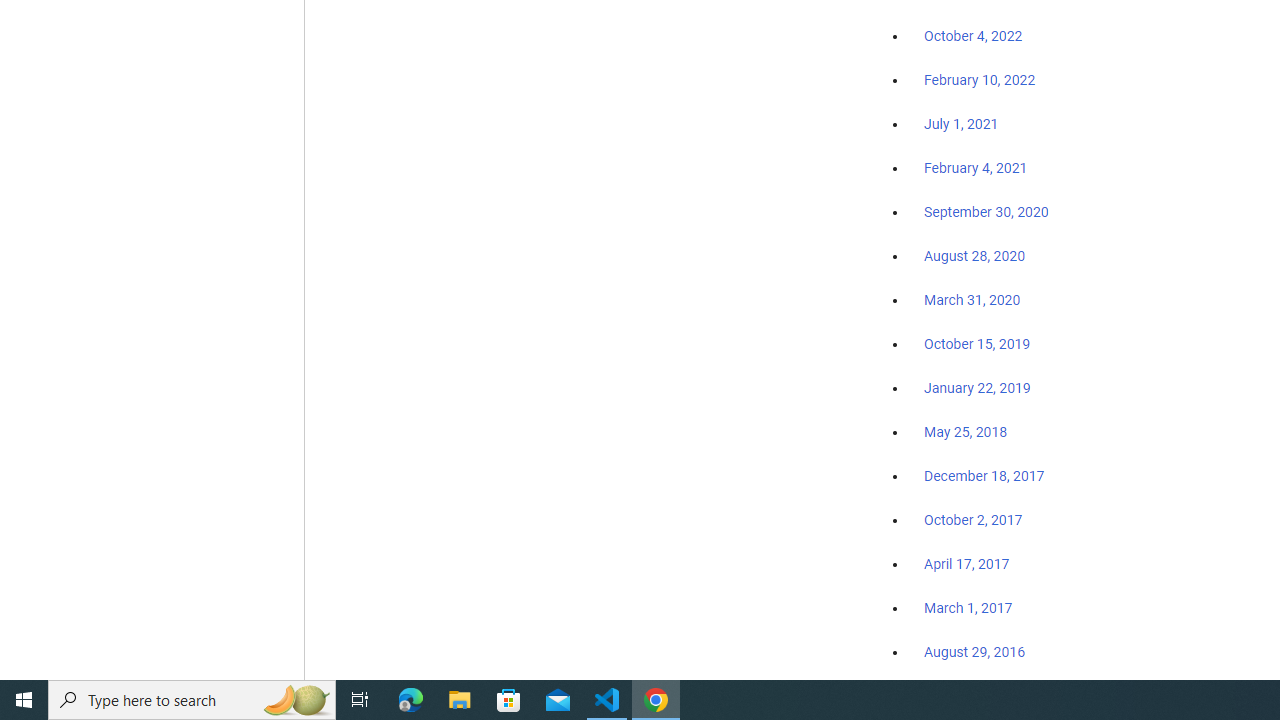 The height and width of the screenshot is (720, 1280). What do you see at coordinates (973, 37) in the screenshot?
I see `'October 4, 2022'` at bounding box center [973, 37].